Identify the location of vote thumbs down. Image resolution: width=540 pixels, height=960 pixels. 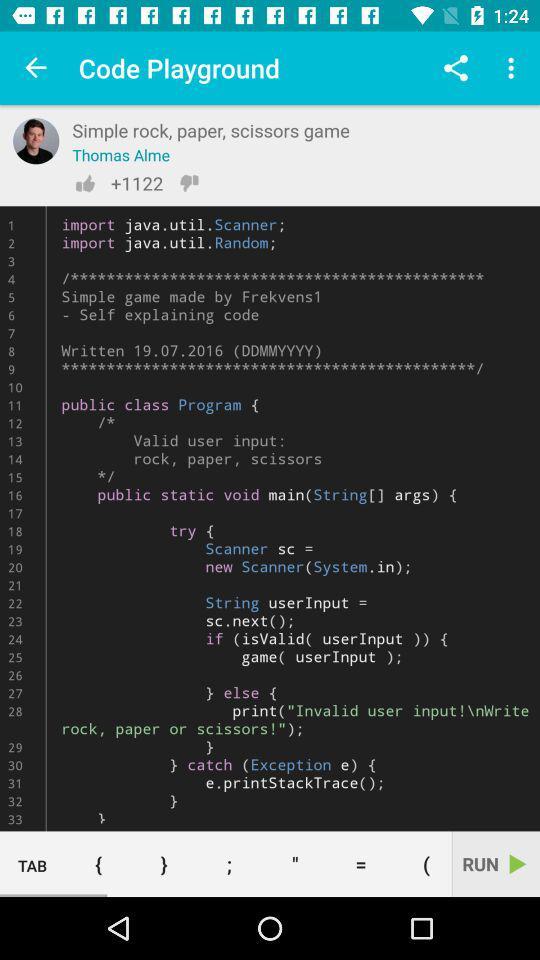
(189, 183).